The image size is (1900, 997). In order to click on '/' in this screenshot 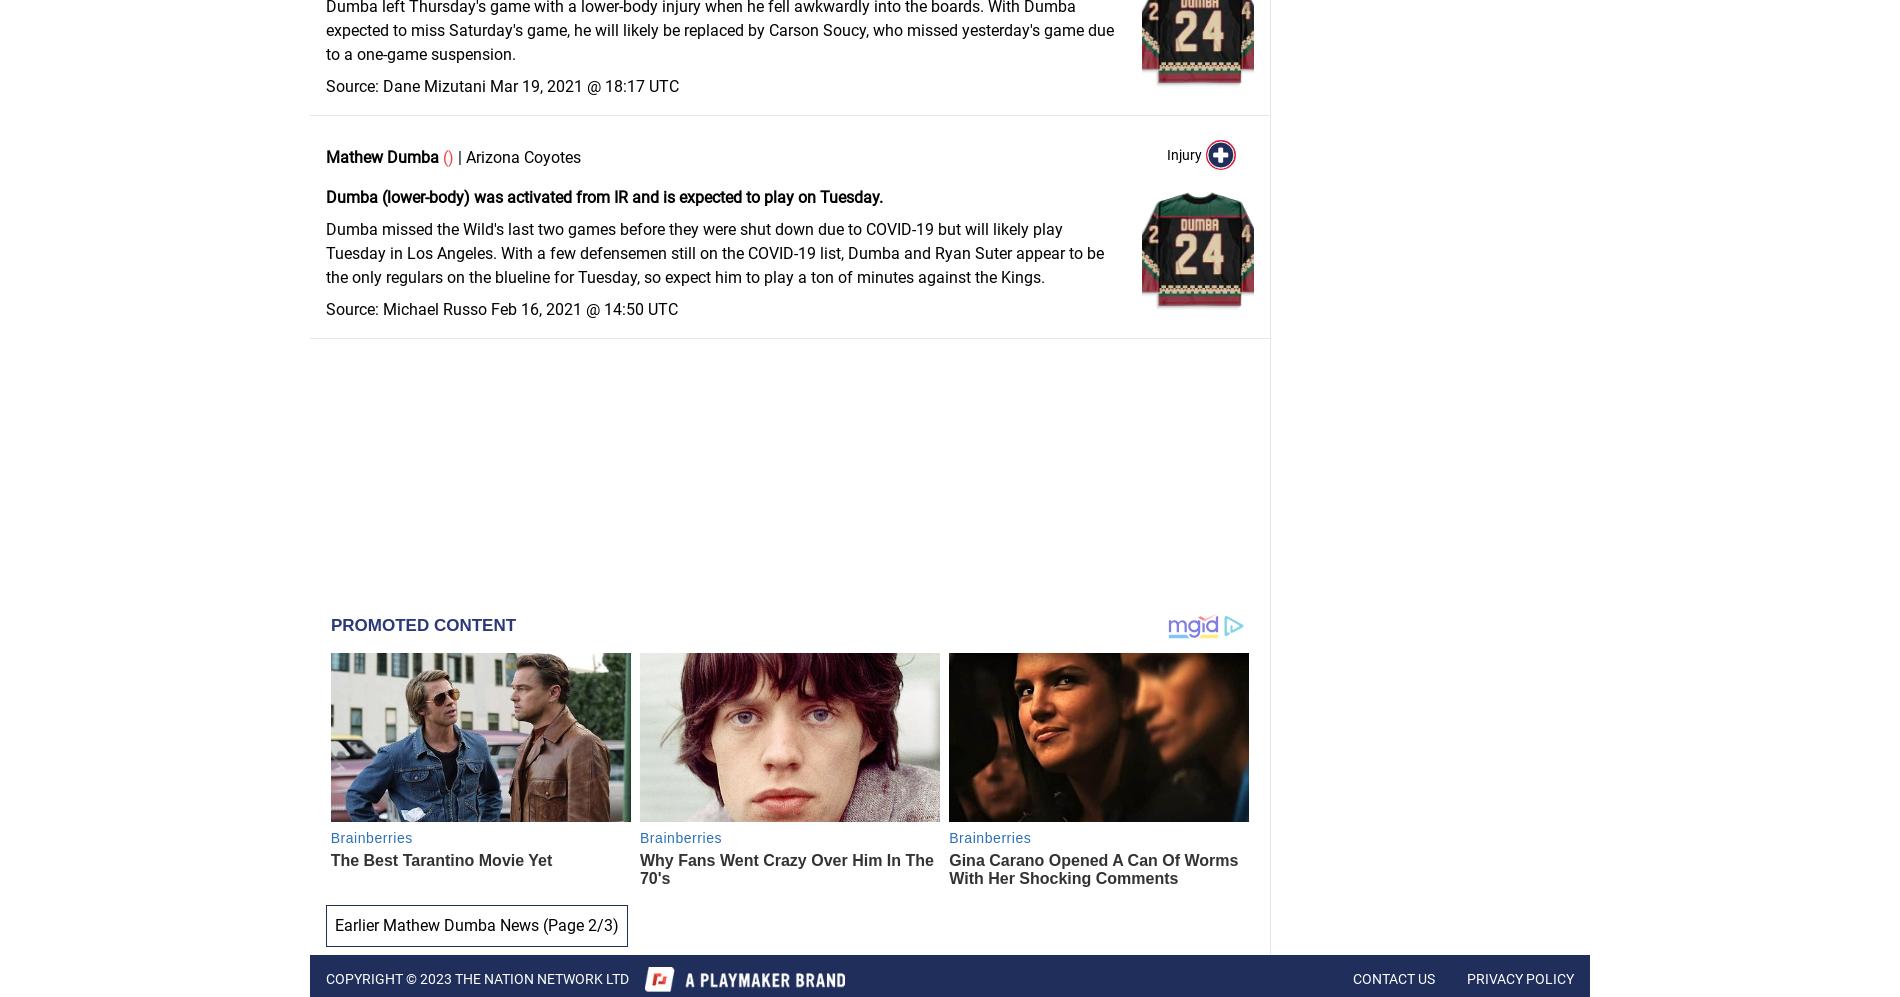, I will do `click(600, 925)`.